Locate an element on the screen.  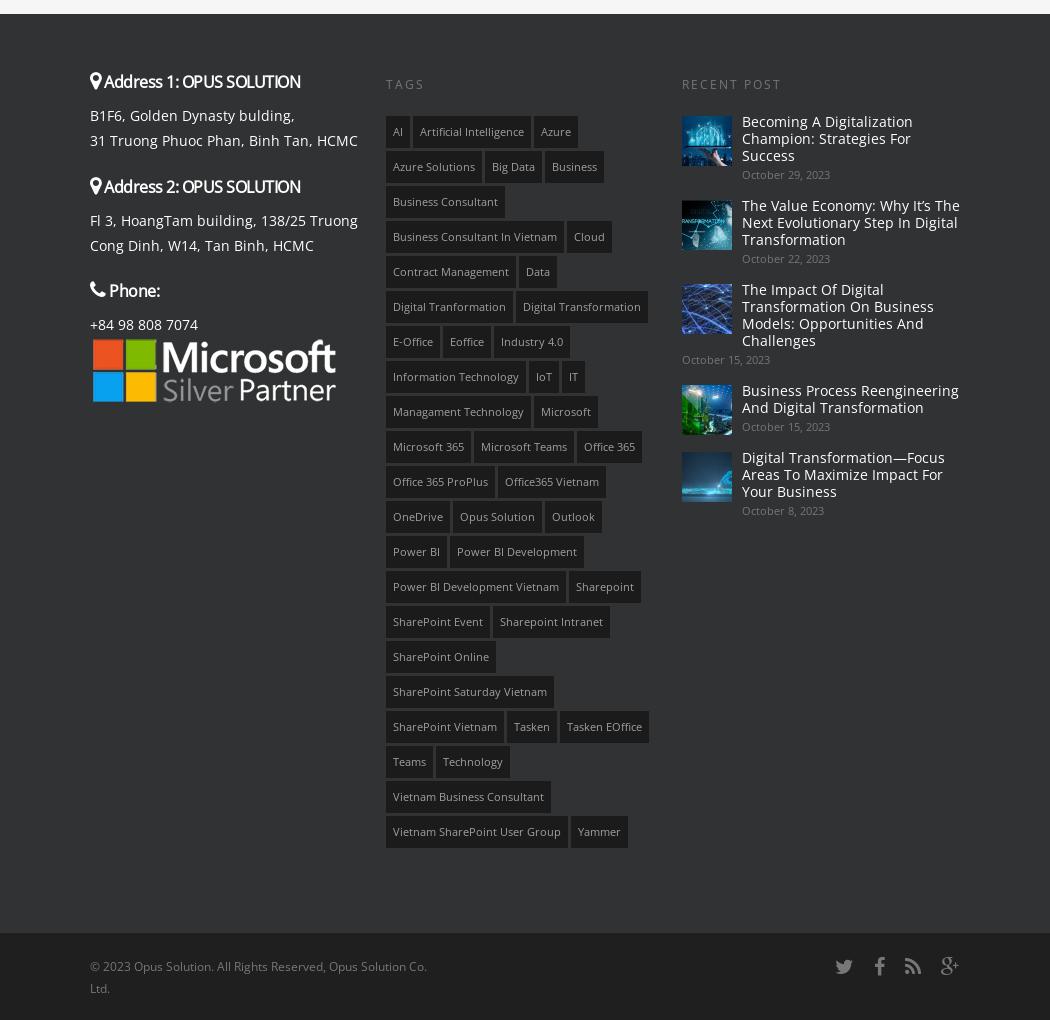
'B1F6, Golden Dynasty bulding,' is located at coordinates (191, 114).